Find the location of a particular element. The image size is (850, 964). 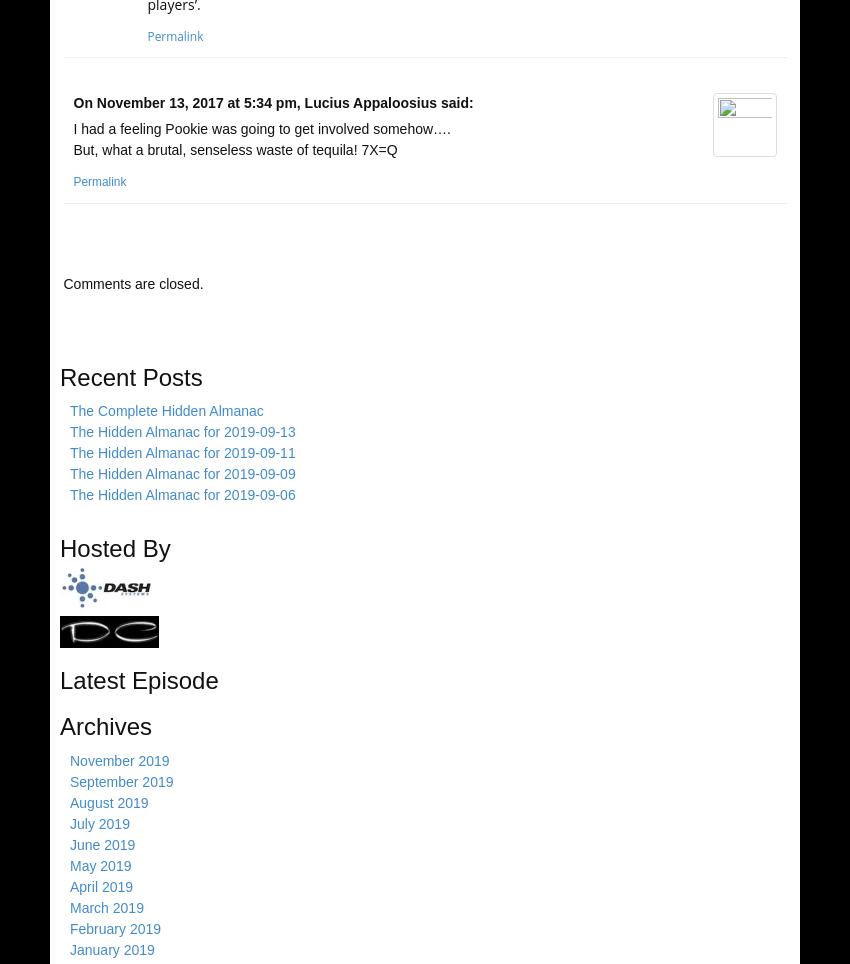

'May 2019' is located at coordinates (99, 864).